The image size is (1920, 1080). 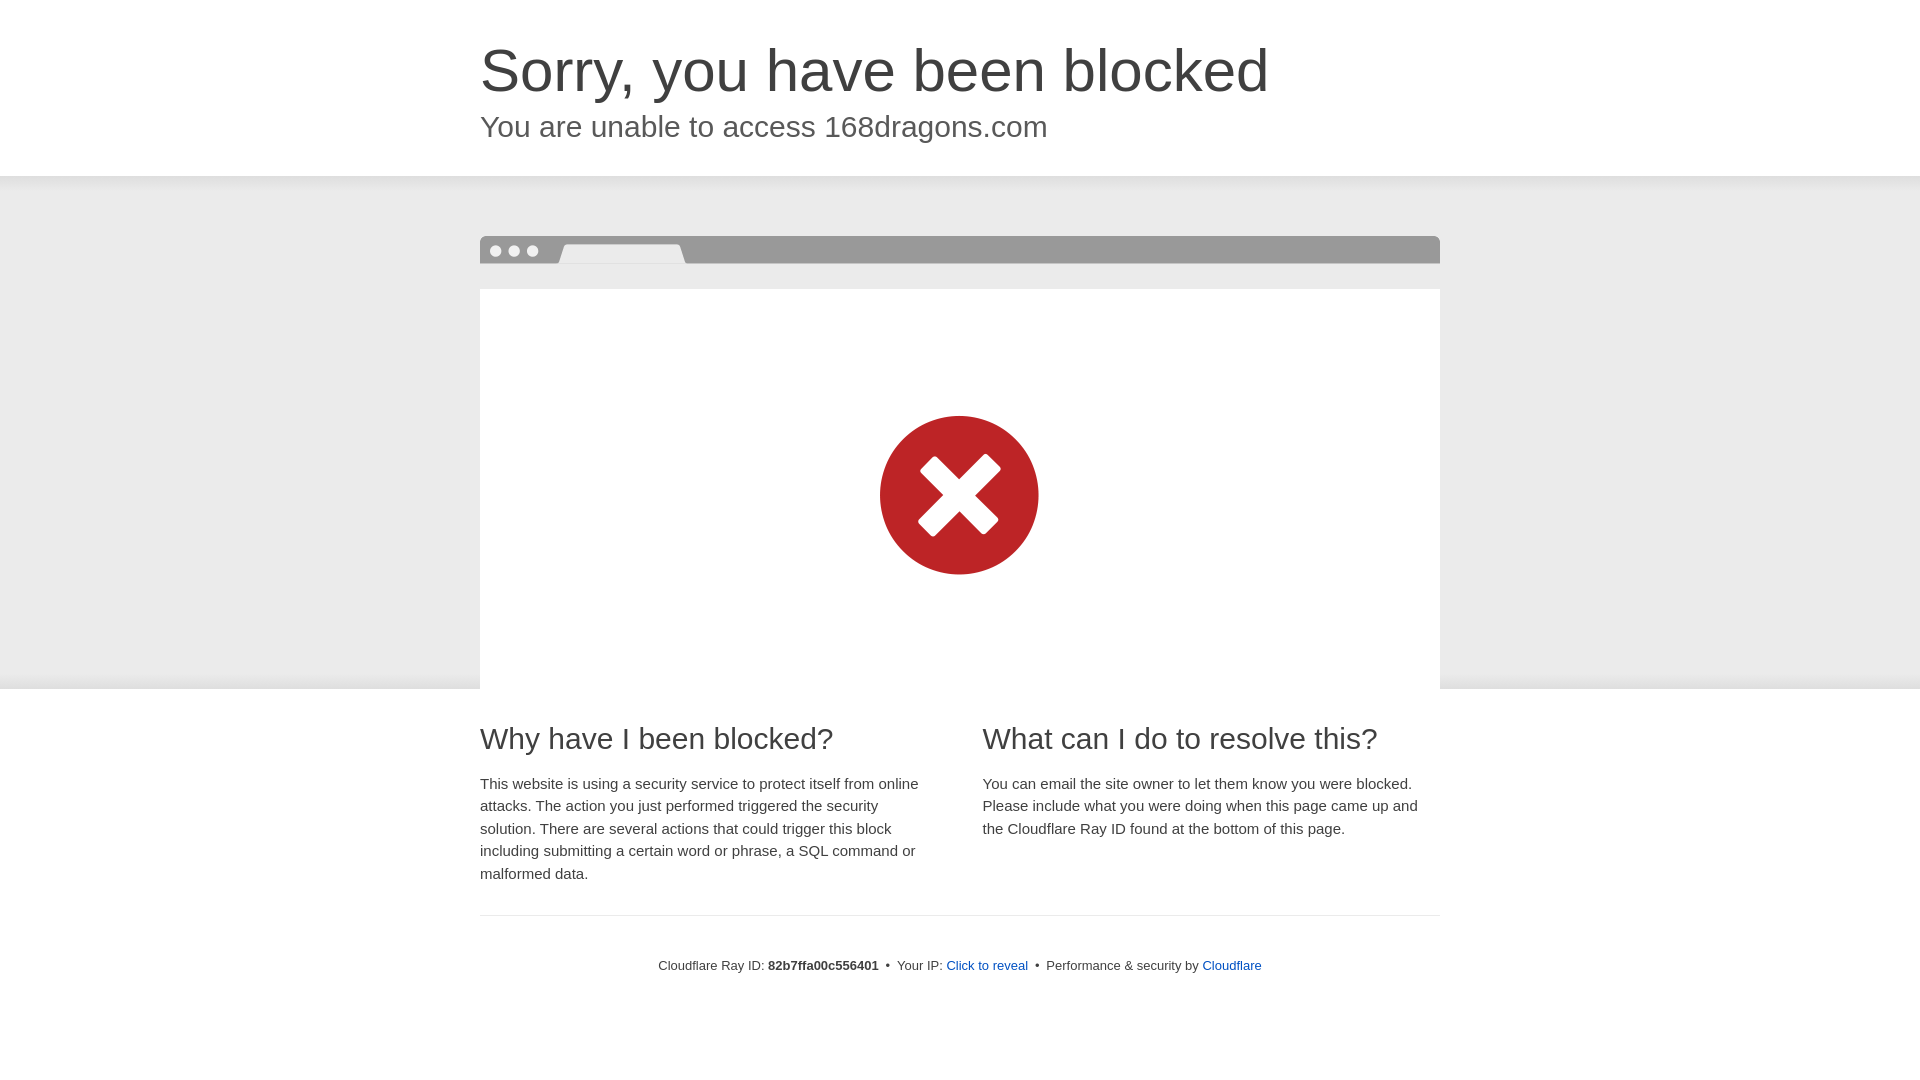 I want to click on 'Click to reveal', so click(x=944, y=964).